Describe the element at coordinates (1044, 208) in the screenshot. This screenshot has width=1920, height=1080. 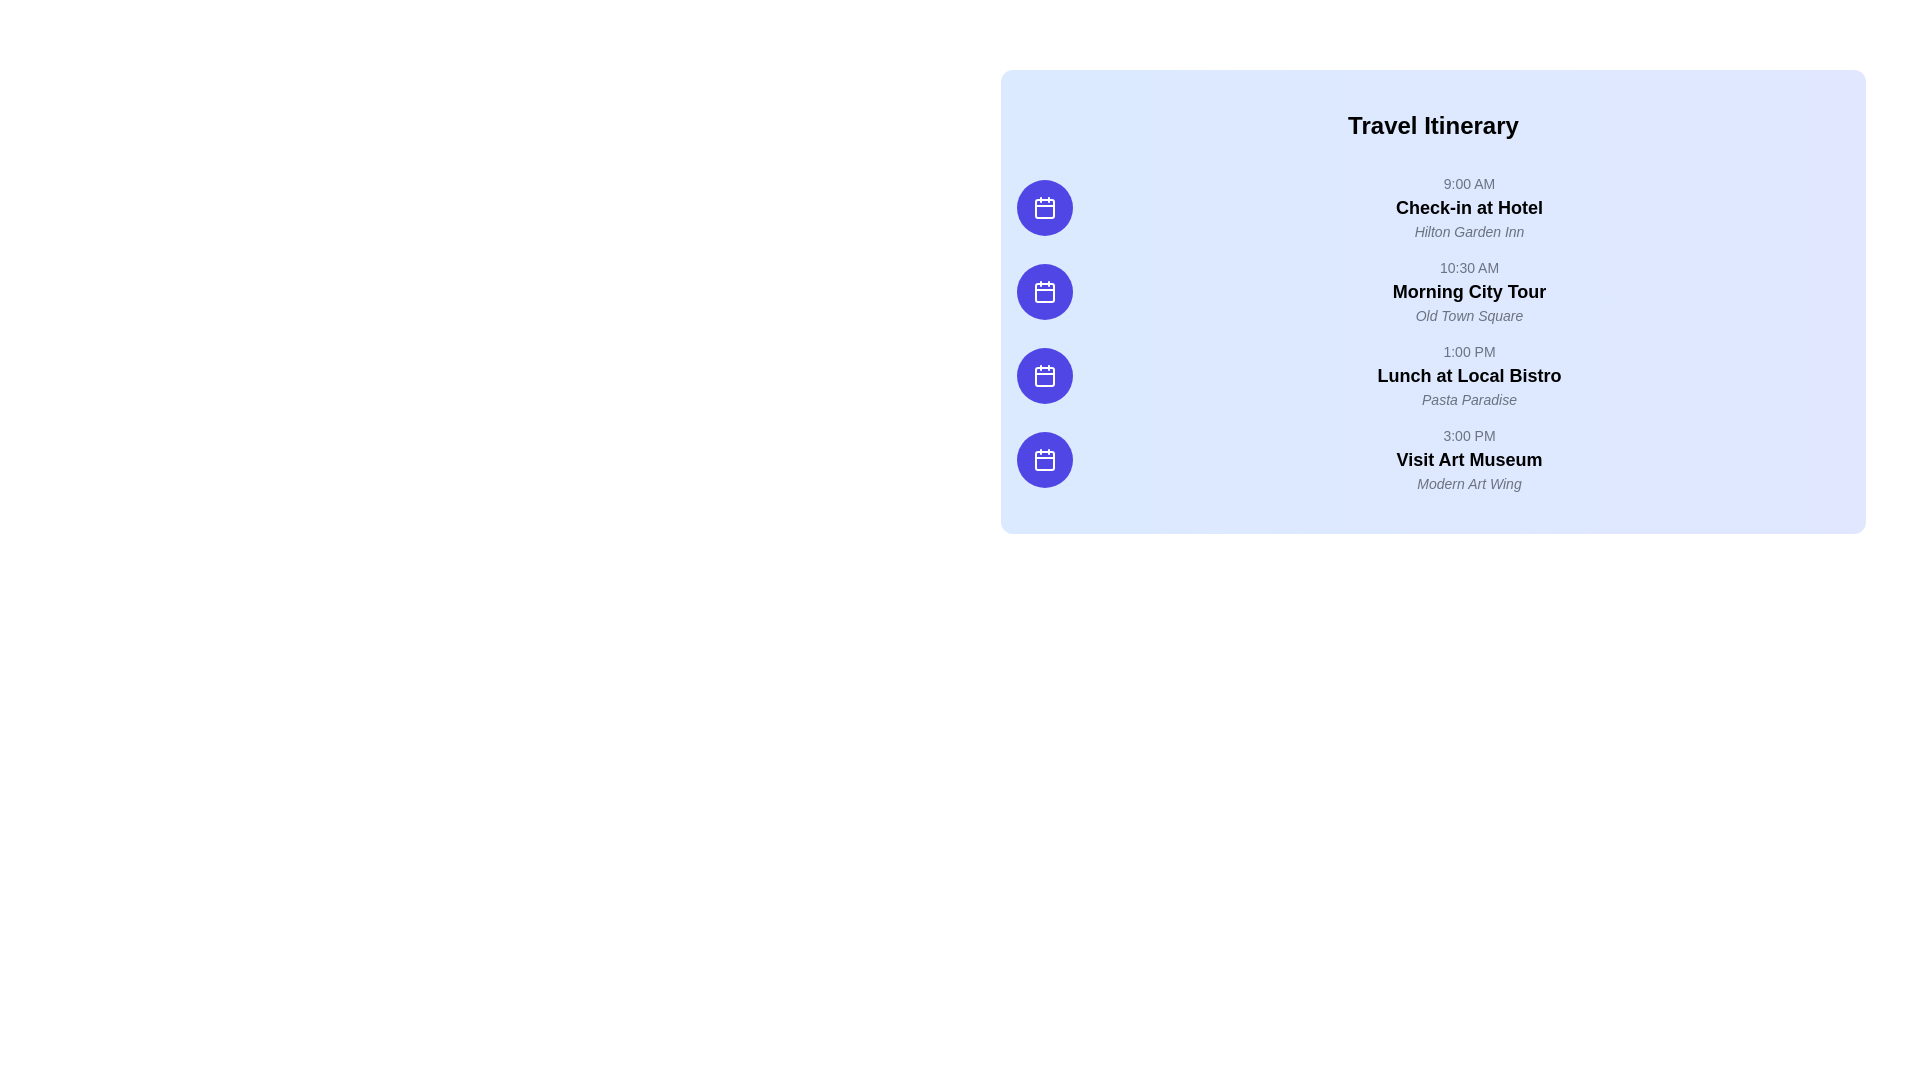
I see `the circular button with a purple background featuring a white calendar icon, which is aligned with the schedule item 'Check-in at Hotel'` at that location.